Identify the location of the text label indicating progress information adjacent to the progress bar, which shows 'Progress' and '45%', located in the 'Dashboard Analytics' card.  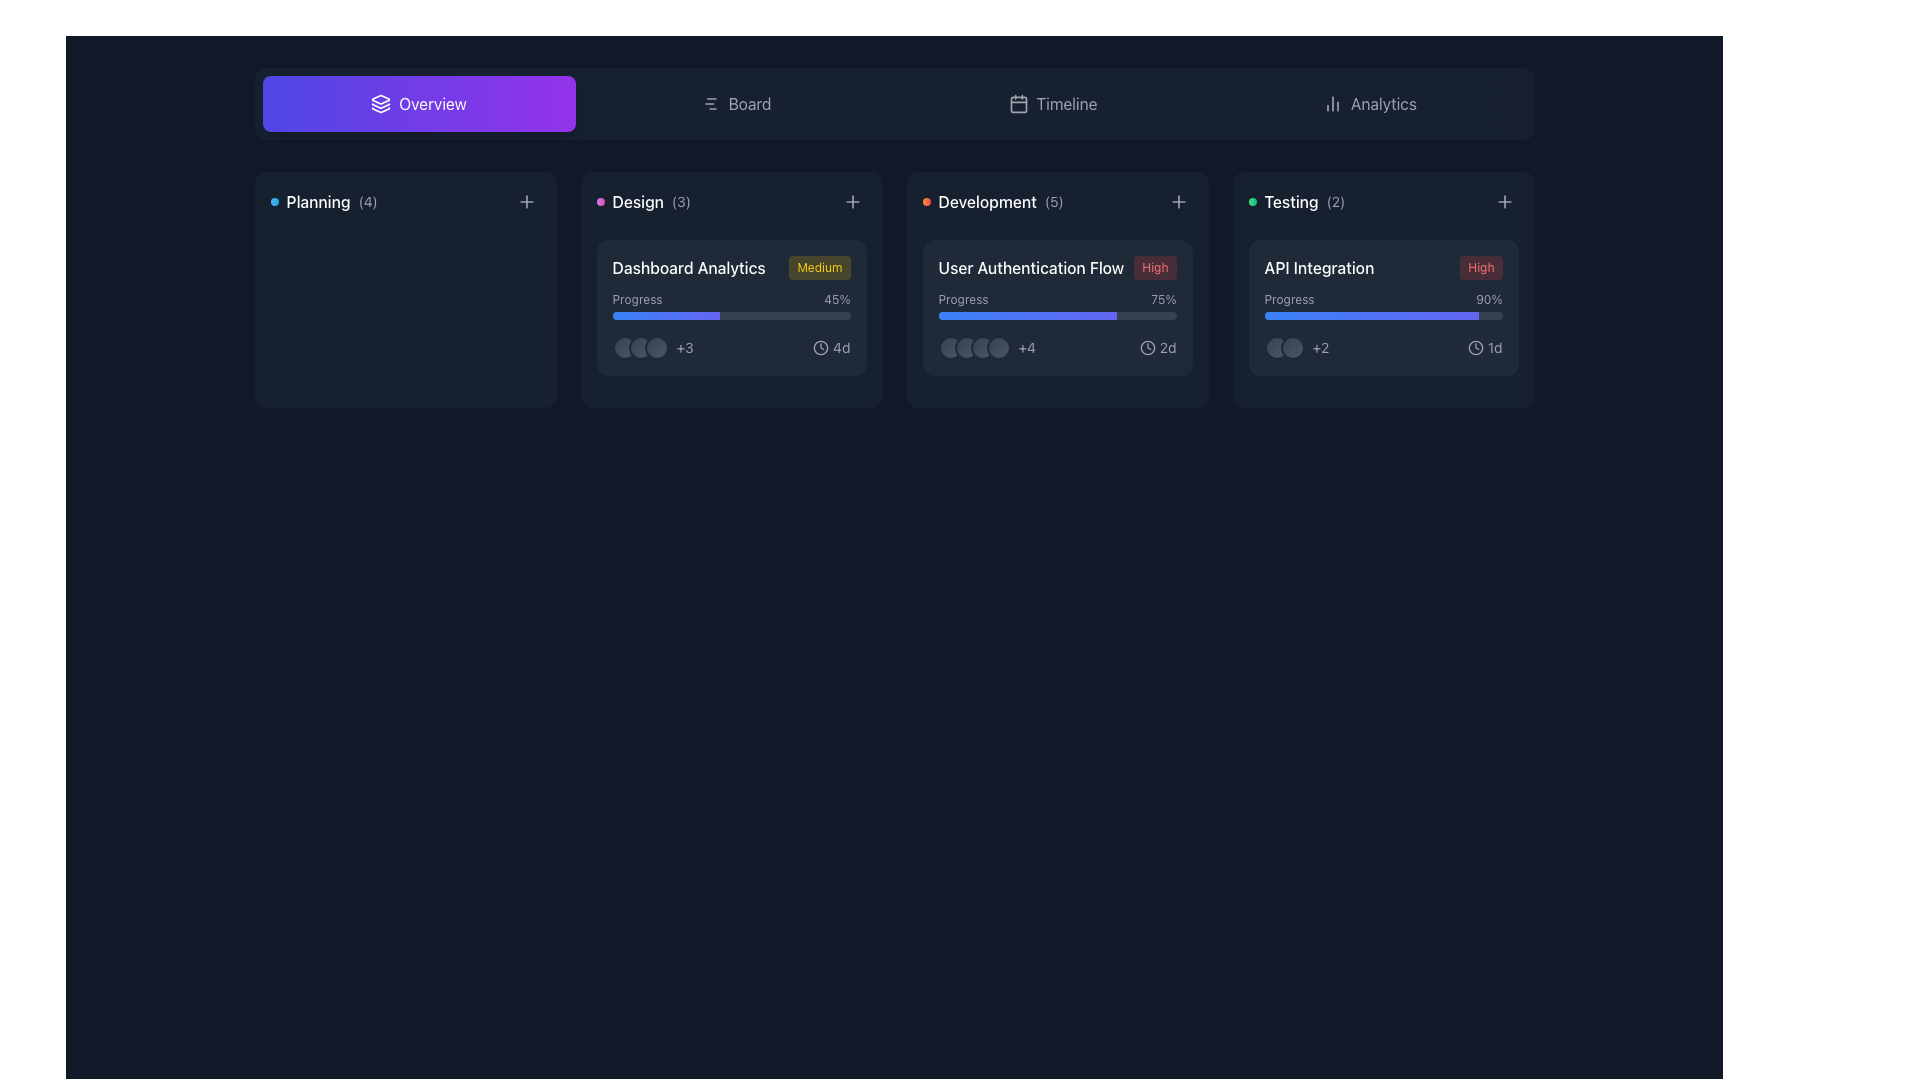
(636, 300).